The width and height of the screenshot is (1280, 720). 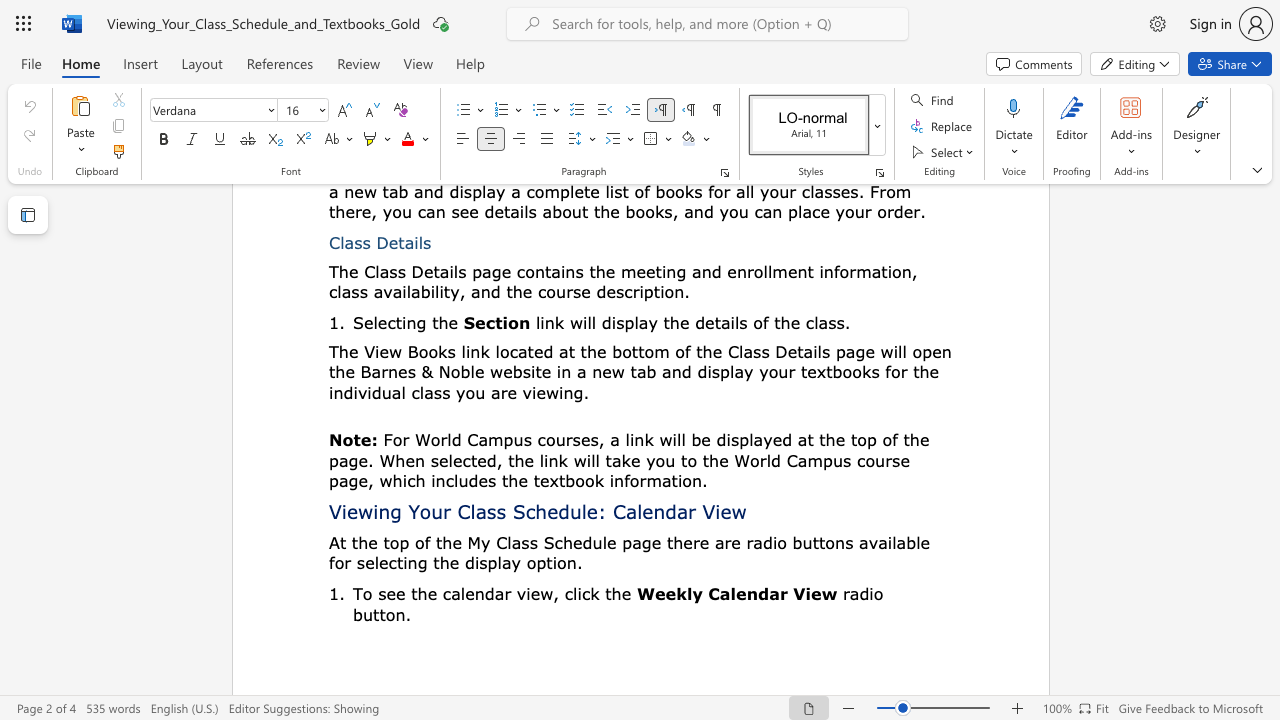 What do you see at coordinates (635, 592) in the screenshot?
I see `the subset text "Weekly Calendar View" within the text "Weekly Calendar View"` at bounding box center [635, 592].